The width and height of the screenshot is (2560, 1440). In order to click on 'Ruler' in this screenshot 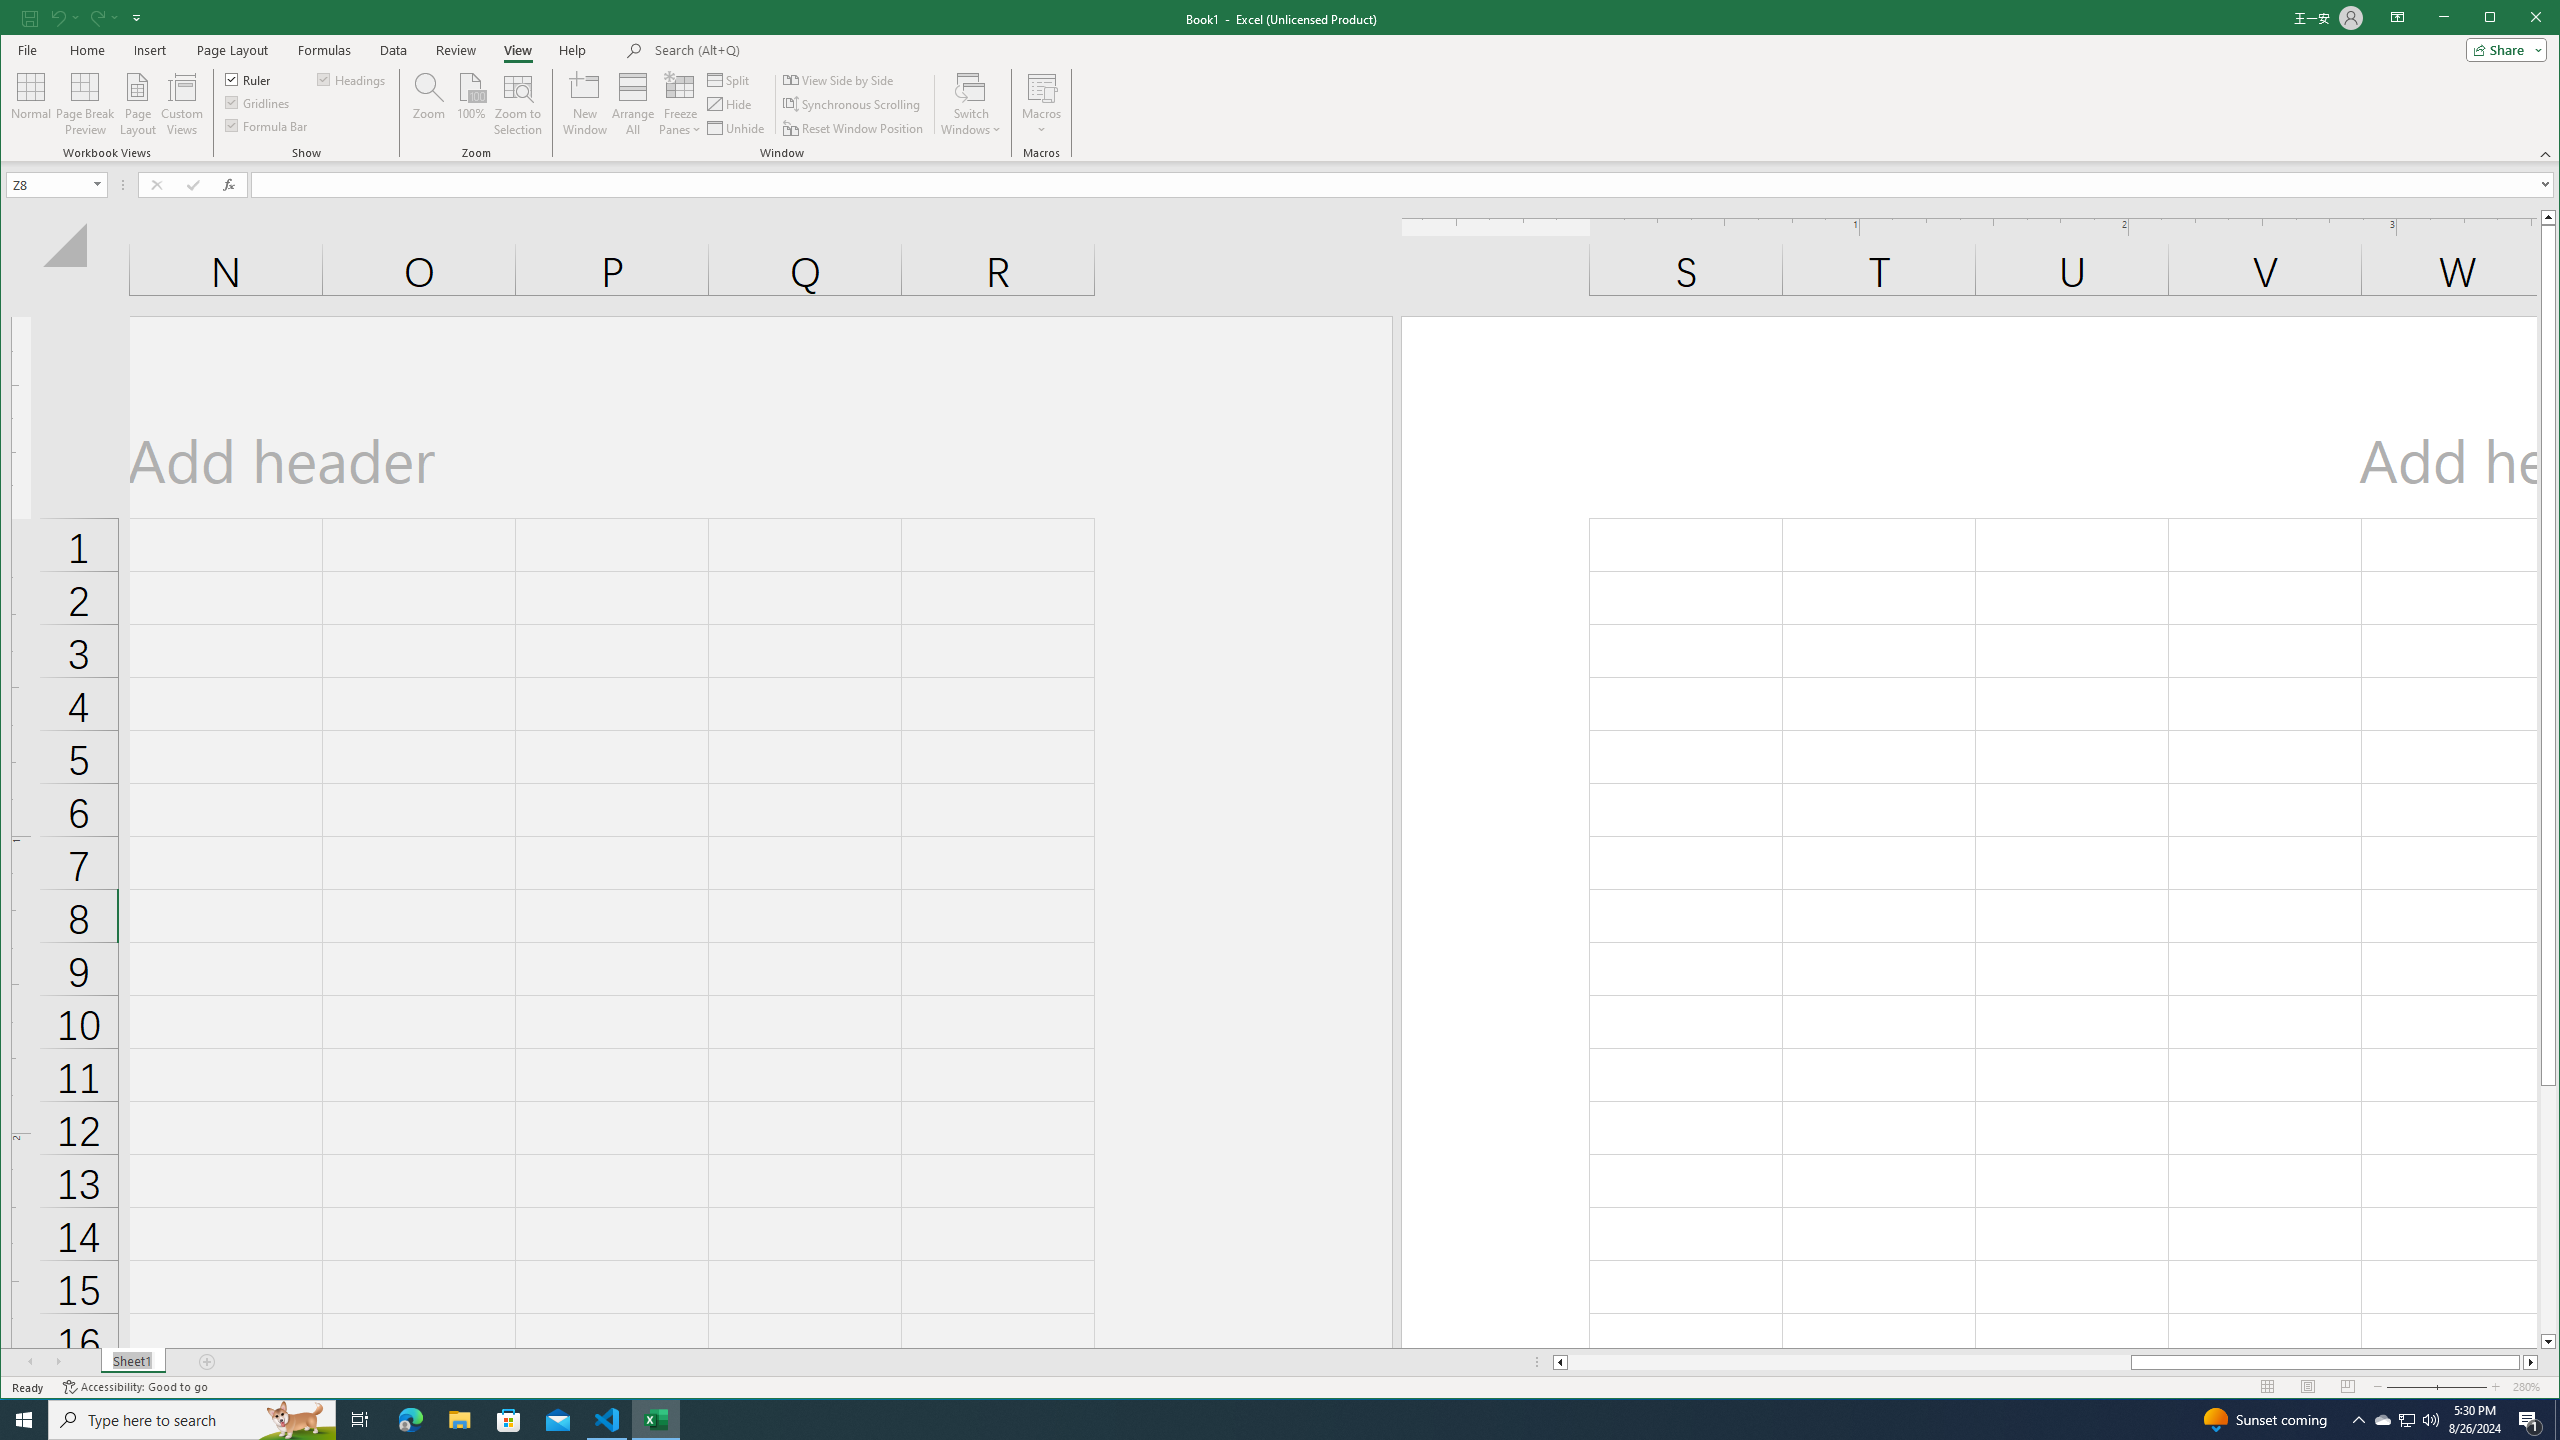, I will do `click(248, 78)`.